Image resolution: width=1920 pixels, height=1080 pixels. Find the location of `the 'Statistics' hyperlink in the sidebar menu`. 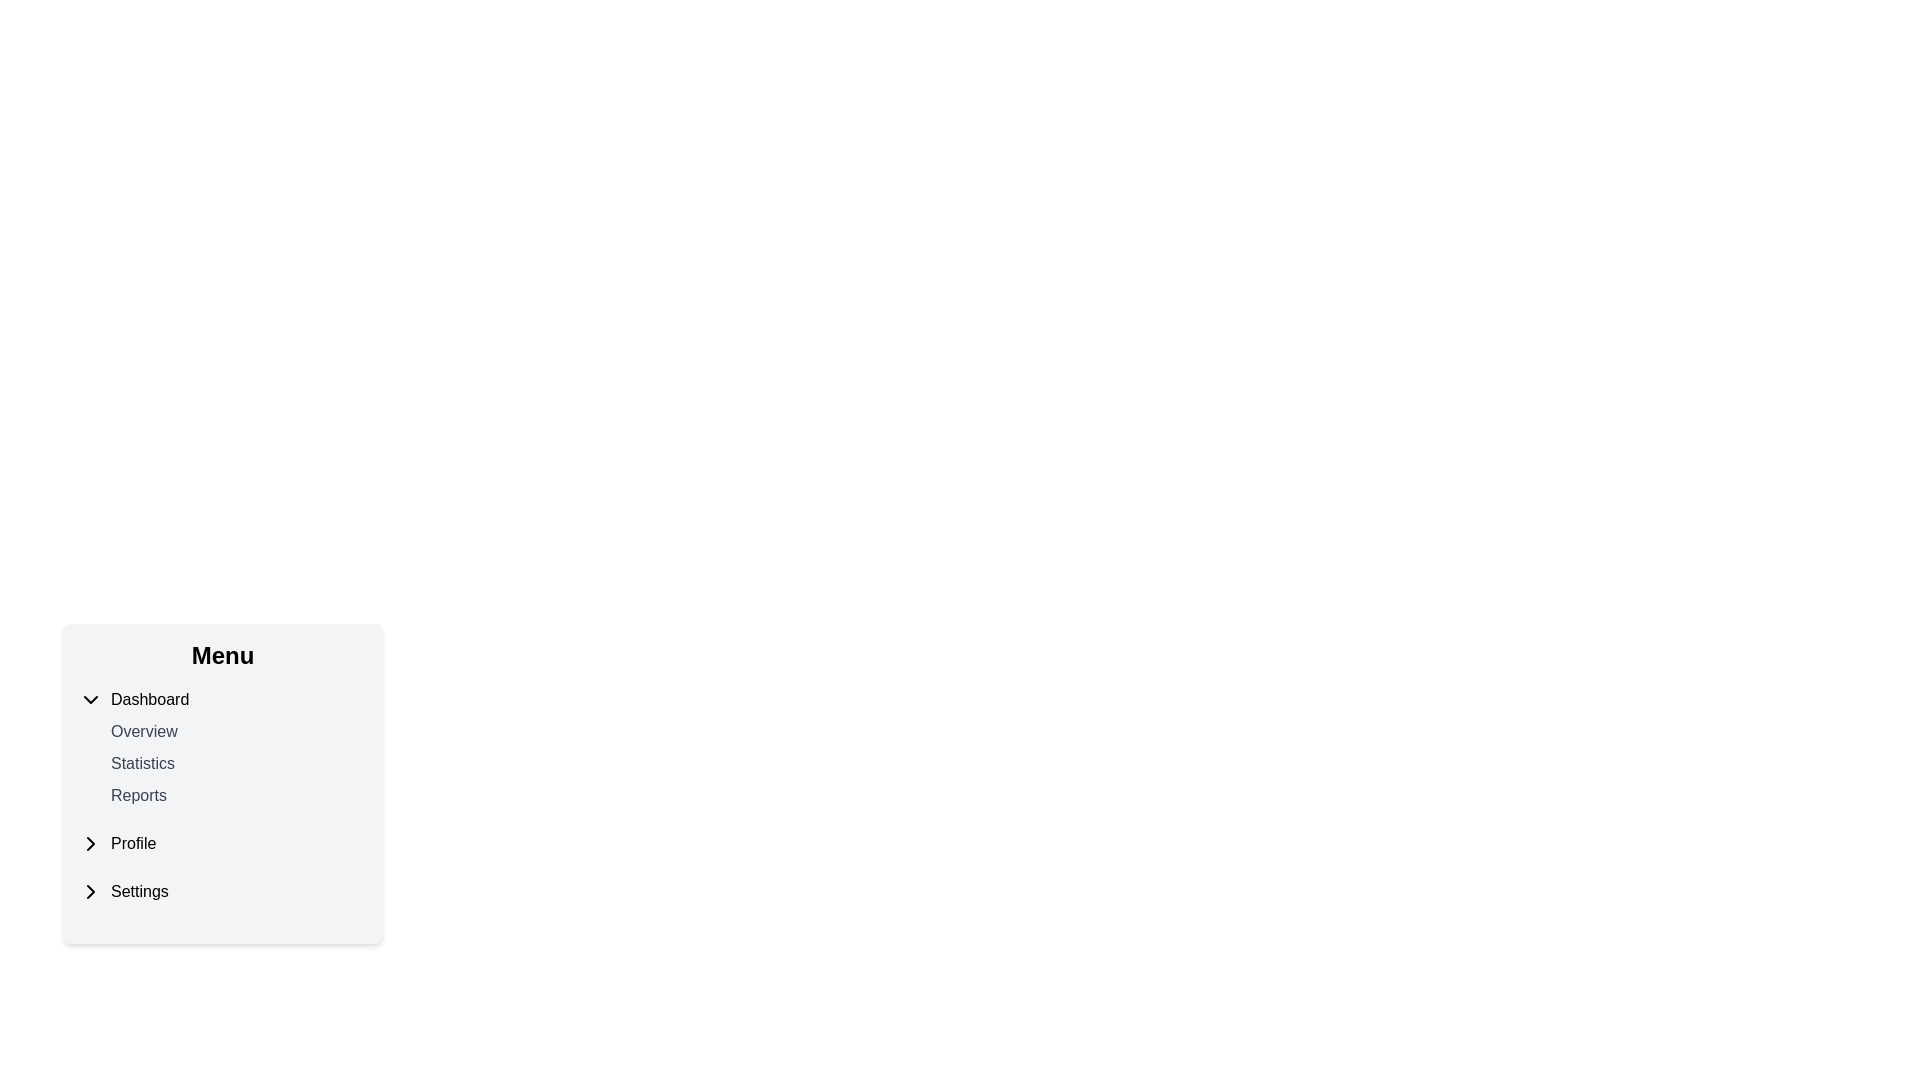

the 'Statistics' hyperlink in the sidebar menu is located at coordinates (142, 763).